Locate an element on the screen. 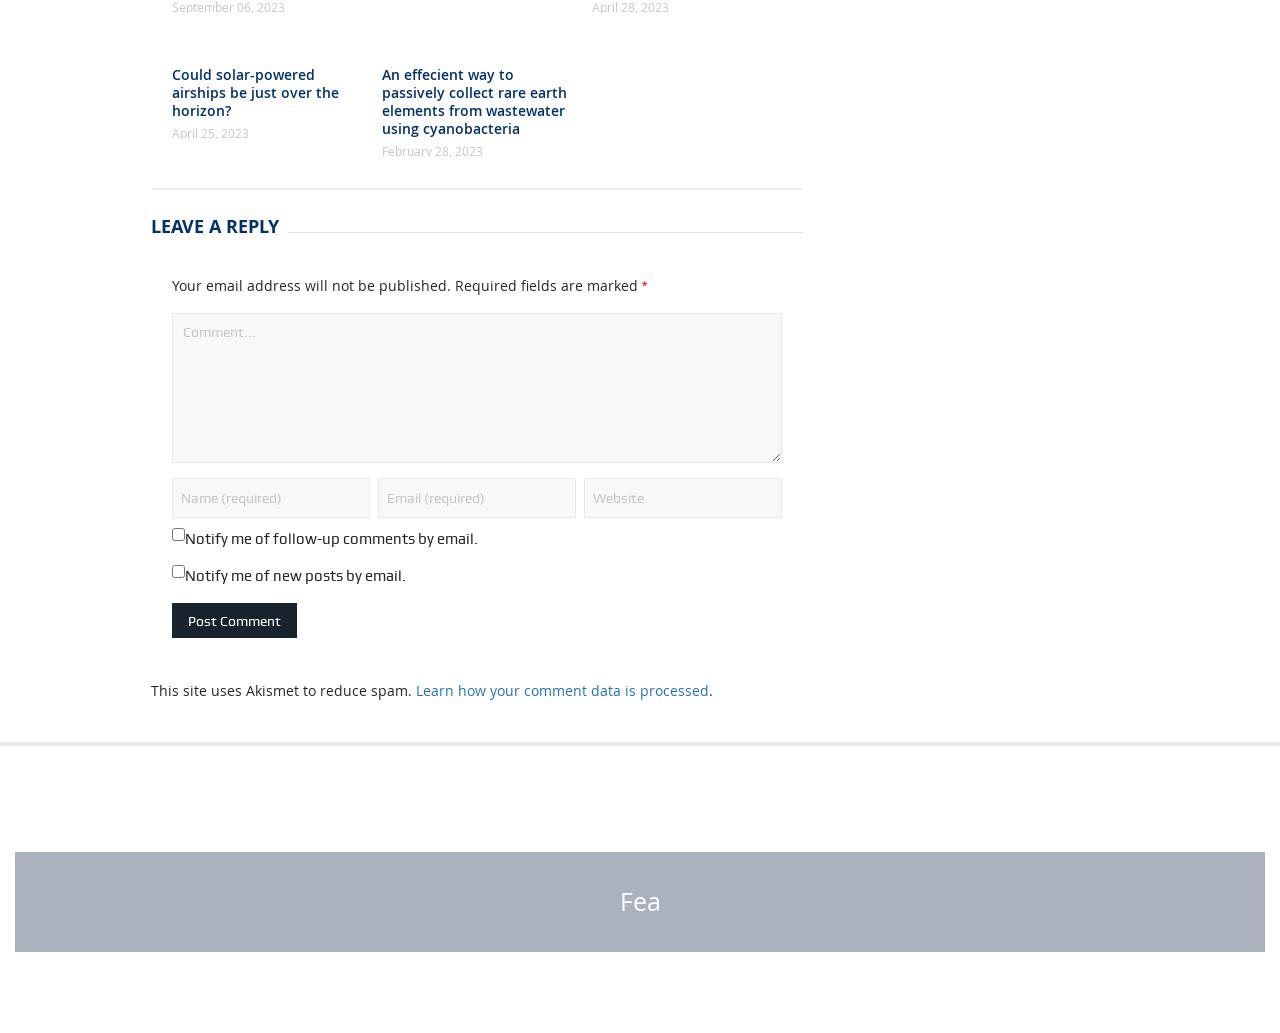  'This site uses Akismet to reduce spam.' is located at coordinates (282, 741).